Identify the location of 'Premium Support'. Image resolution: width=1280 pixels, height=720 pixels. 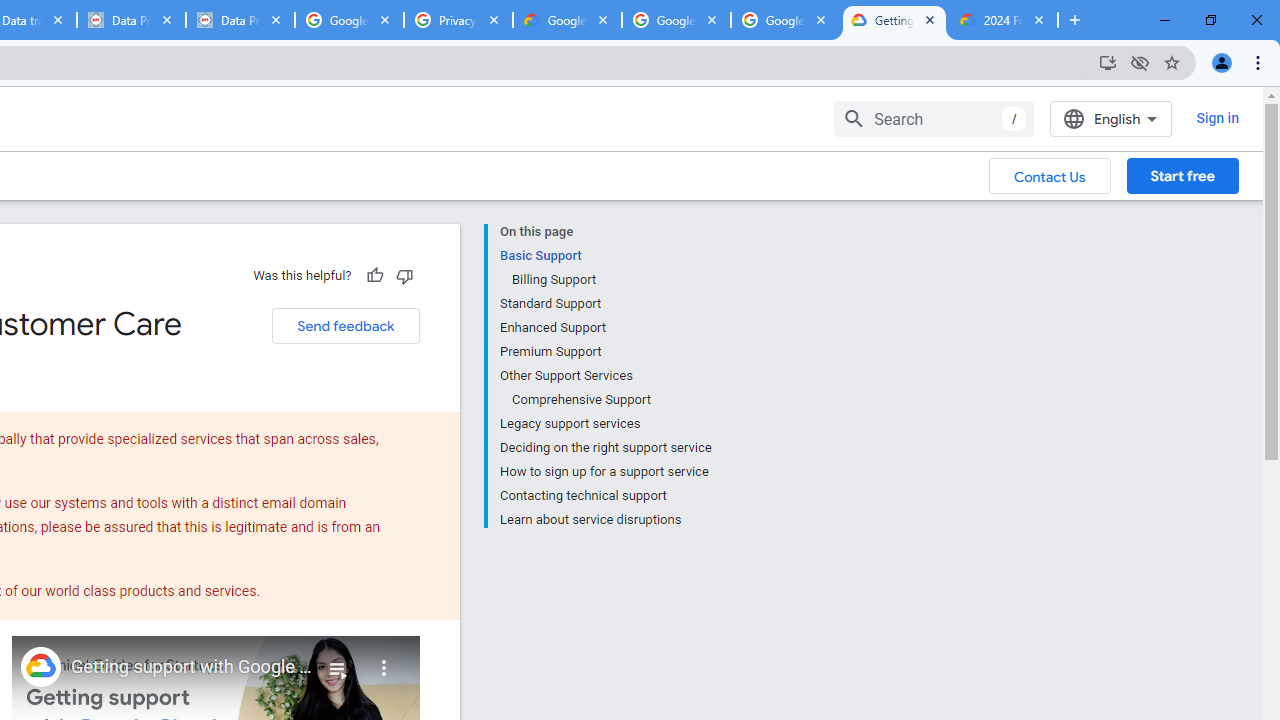
(604, 351).